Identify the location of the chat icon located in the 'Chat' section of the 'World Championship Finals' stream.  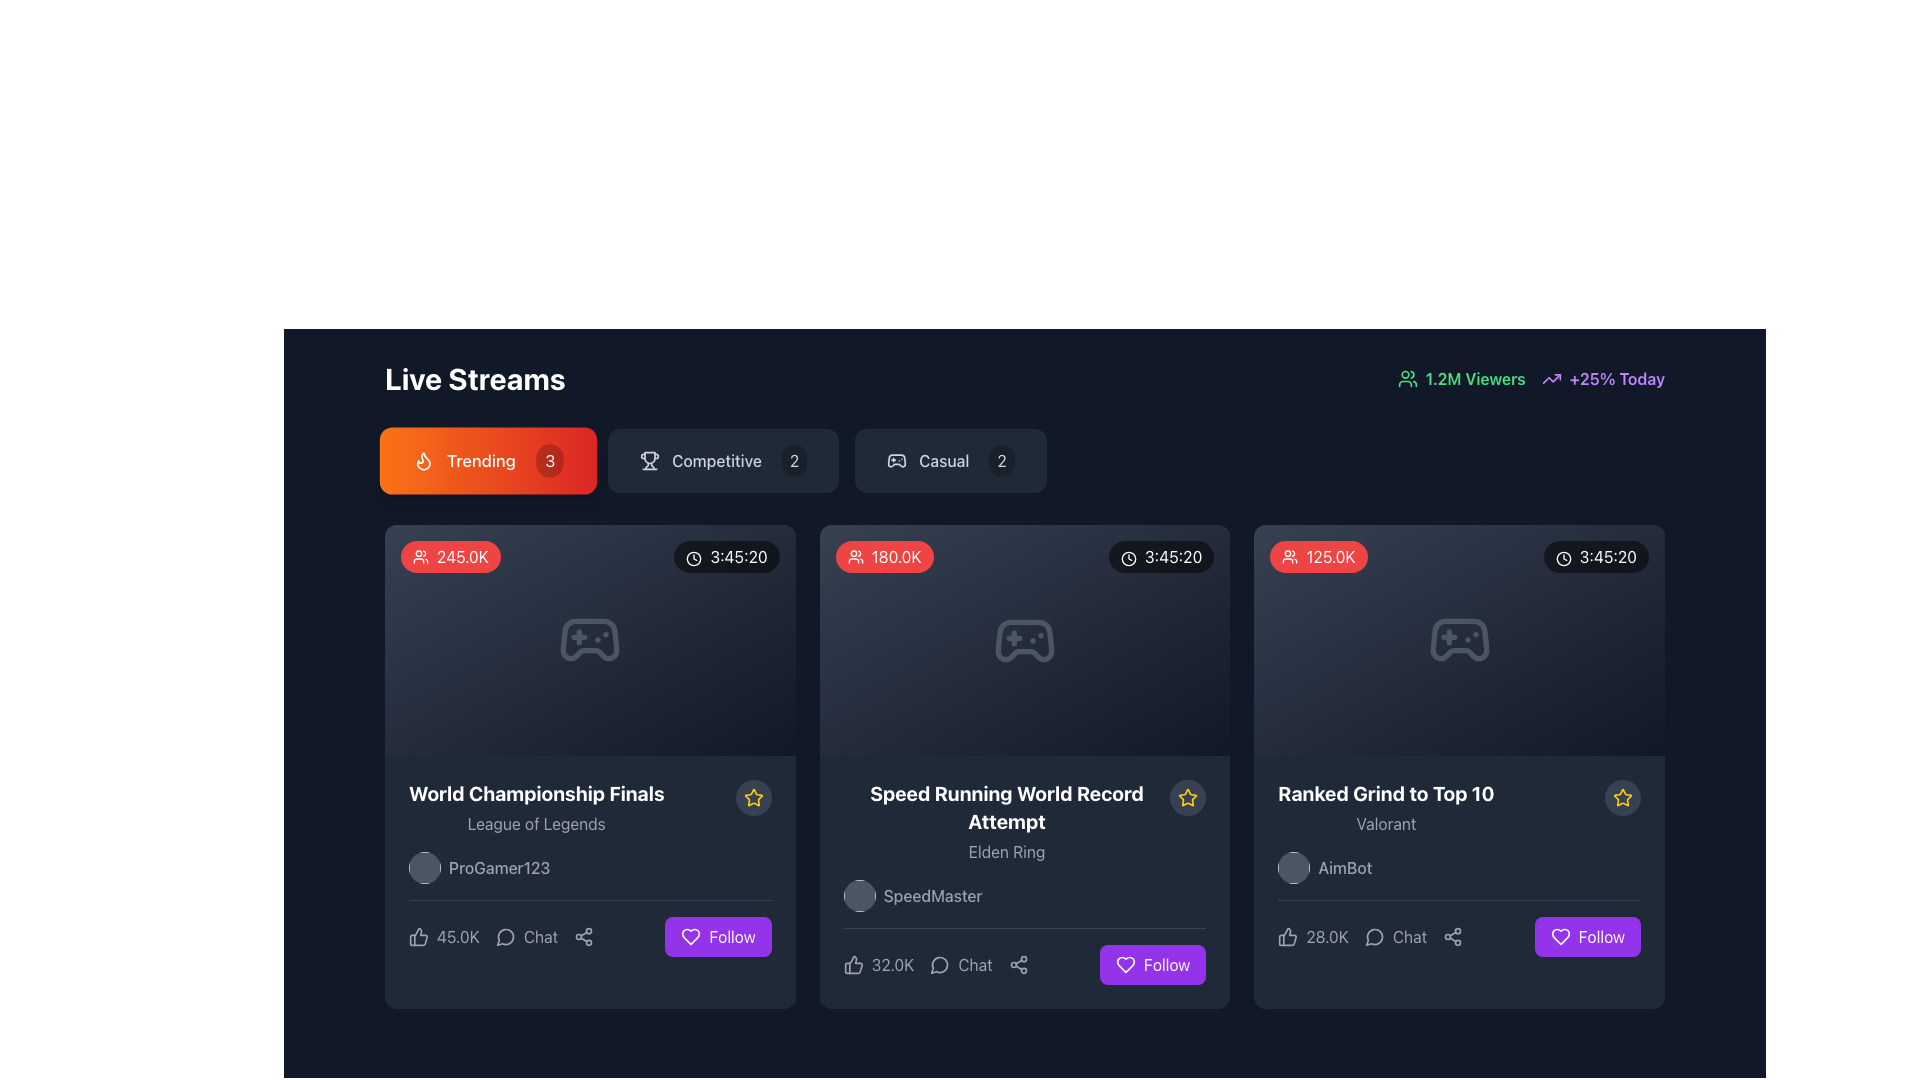
(505, 937).